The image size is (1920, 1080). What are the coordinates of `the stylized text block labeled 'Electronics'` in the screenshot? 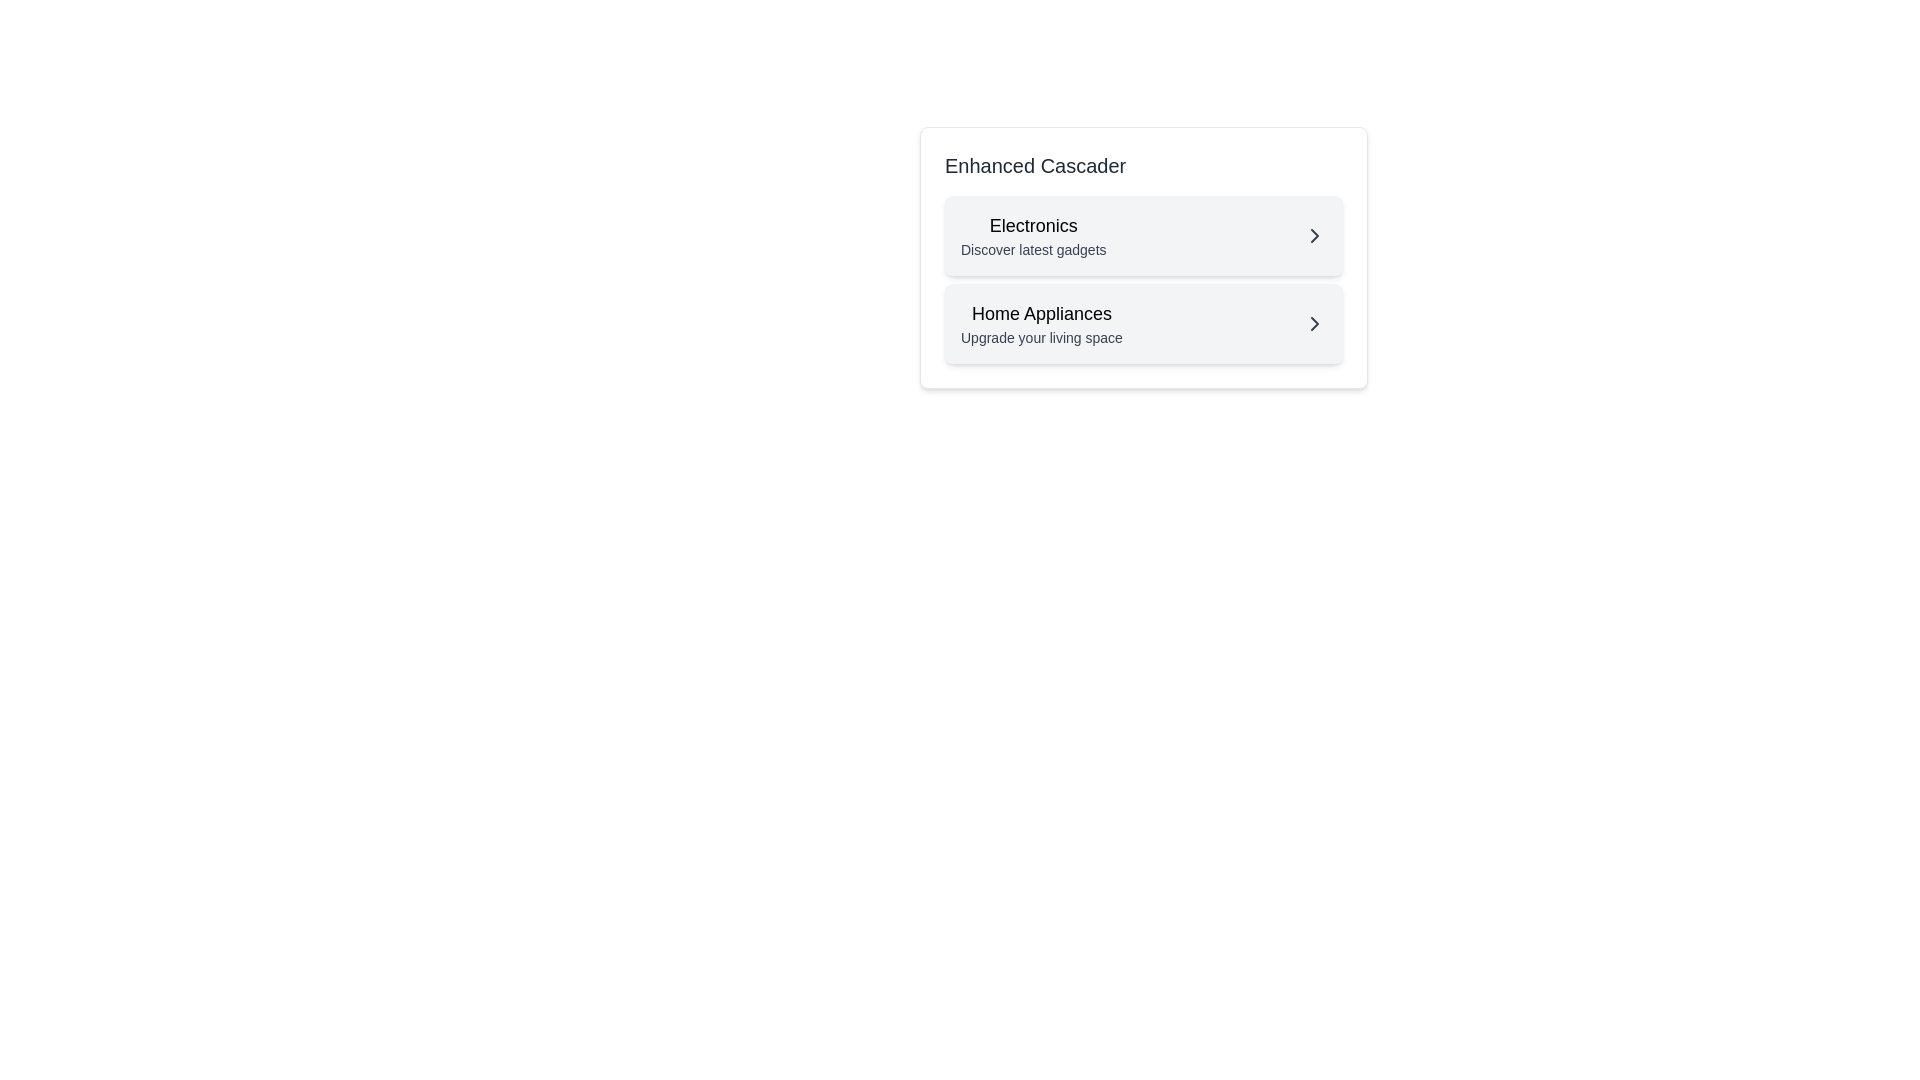 It's located at (1033, 234).